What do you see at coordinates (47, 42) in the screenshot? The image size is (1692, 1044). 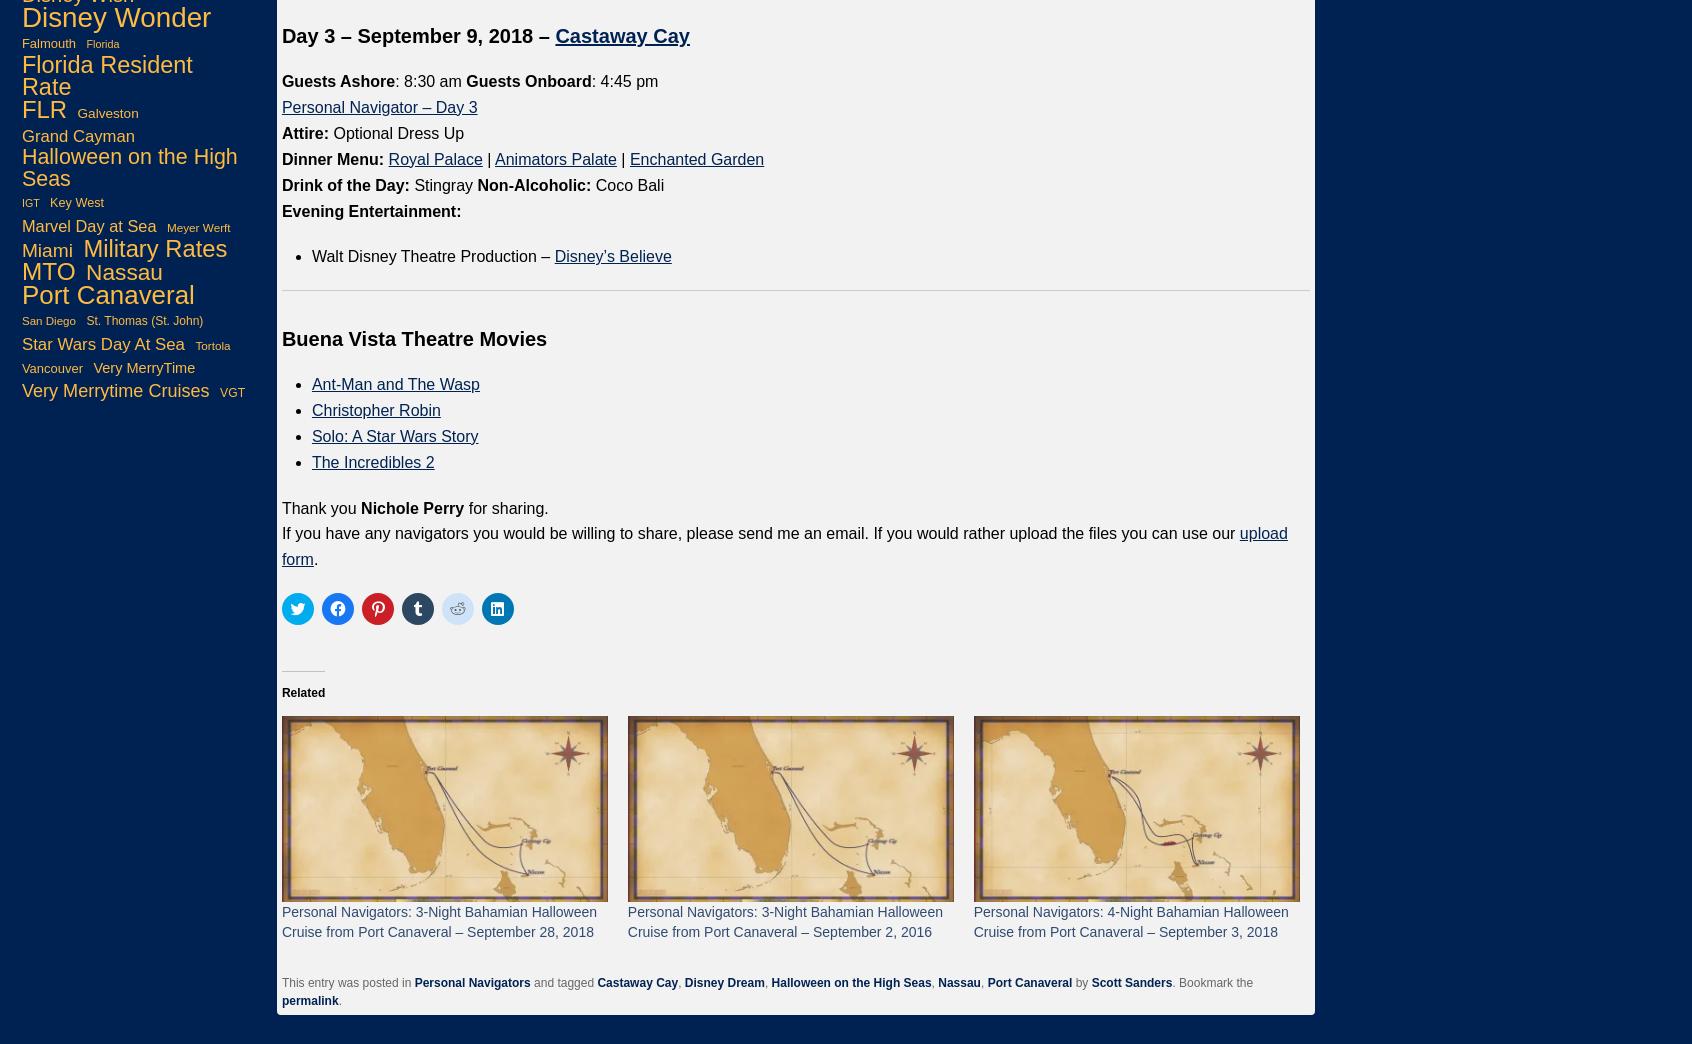 I see `'Falmouth'` at bounding box center [47, 42].